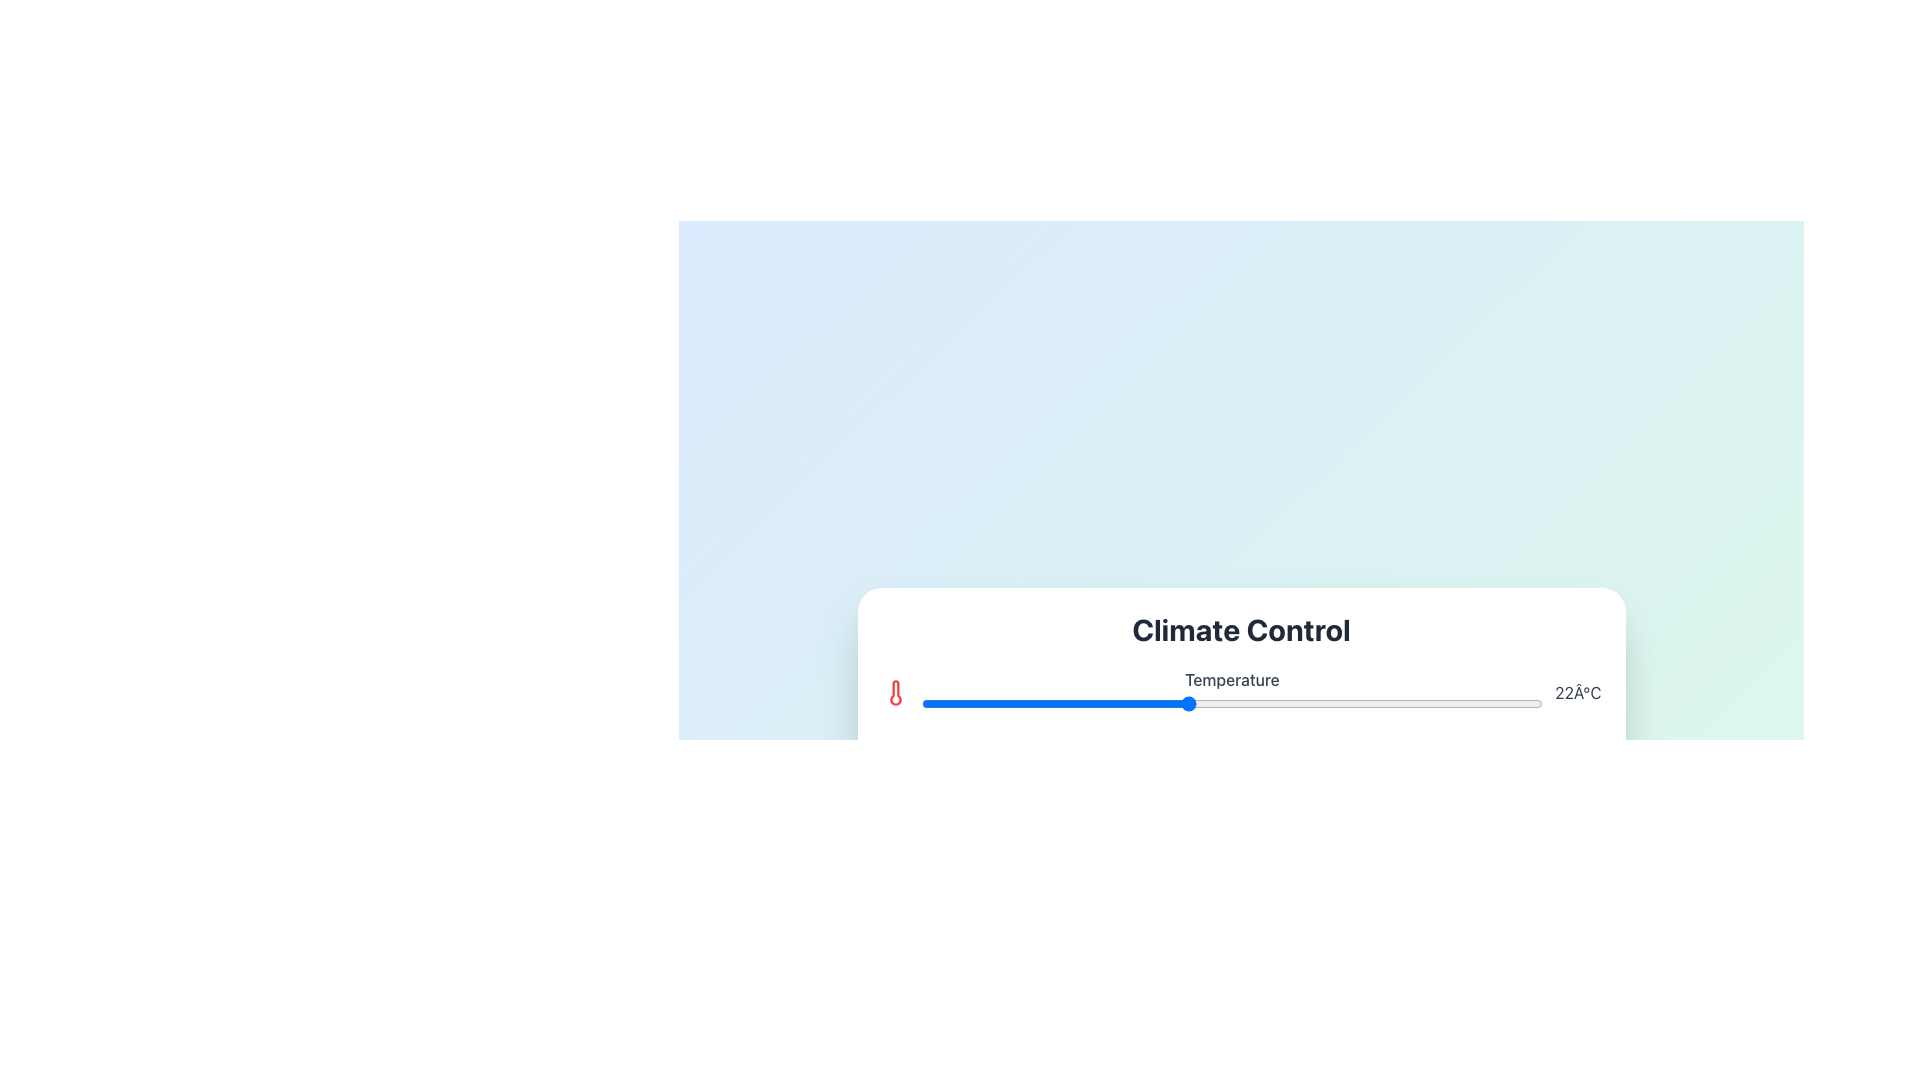 This screenshot has height=1080, width=1920. Describe the element at coordinates (1409, 703) in the screenshot. I see `the temperature slider` at that location.